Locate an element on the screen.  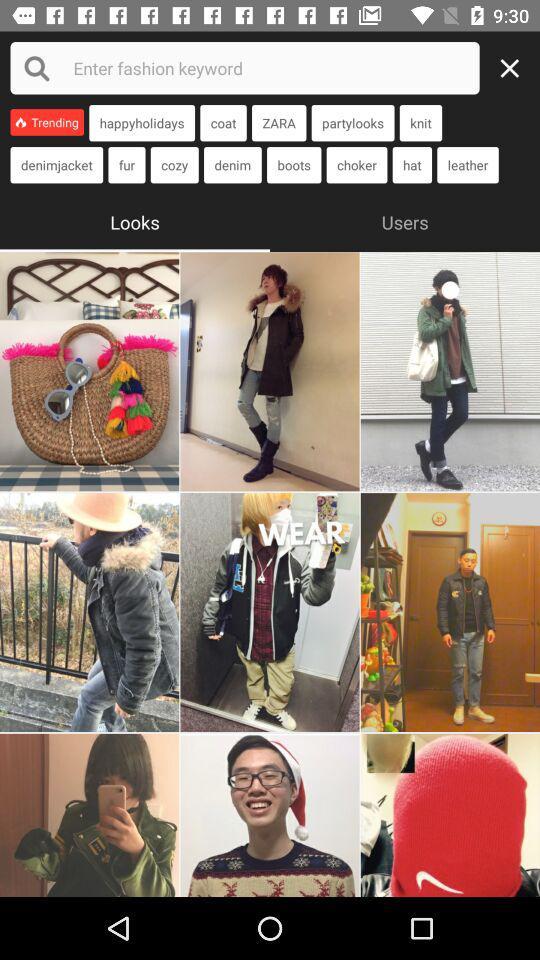
look at the image is located at coordinates (450, 370).